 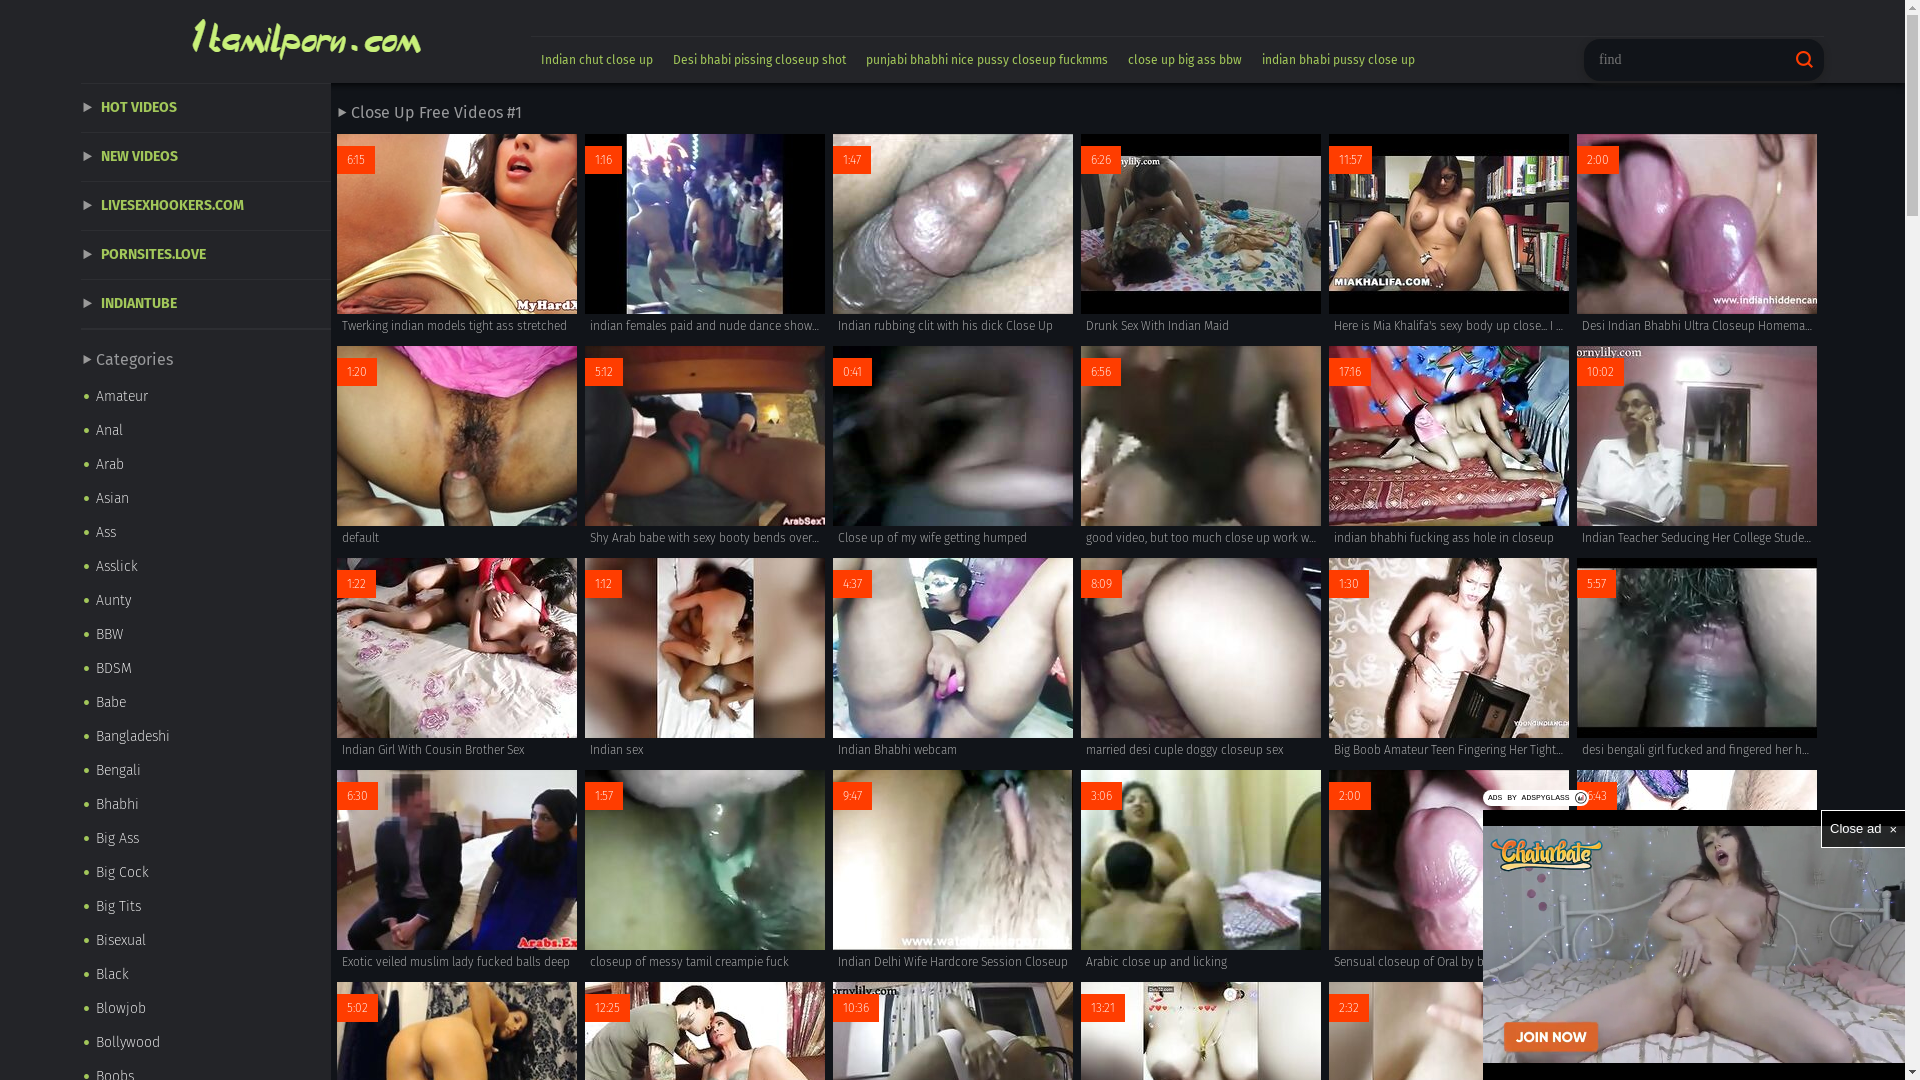 What do you see at coordinates (206, 397) in the screenshot?
I see `'Amateur'` at bounding box center [206, 397].